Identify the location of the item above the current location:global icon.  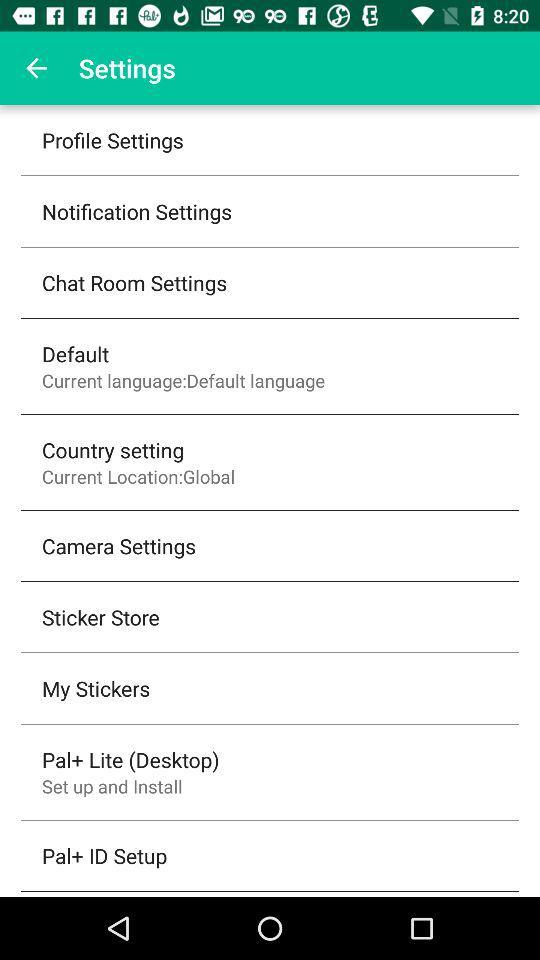
(113, 450).